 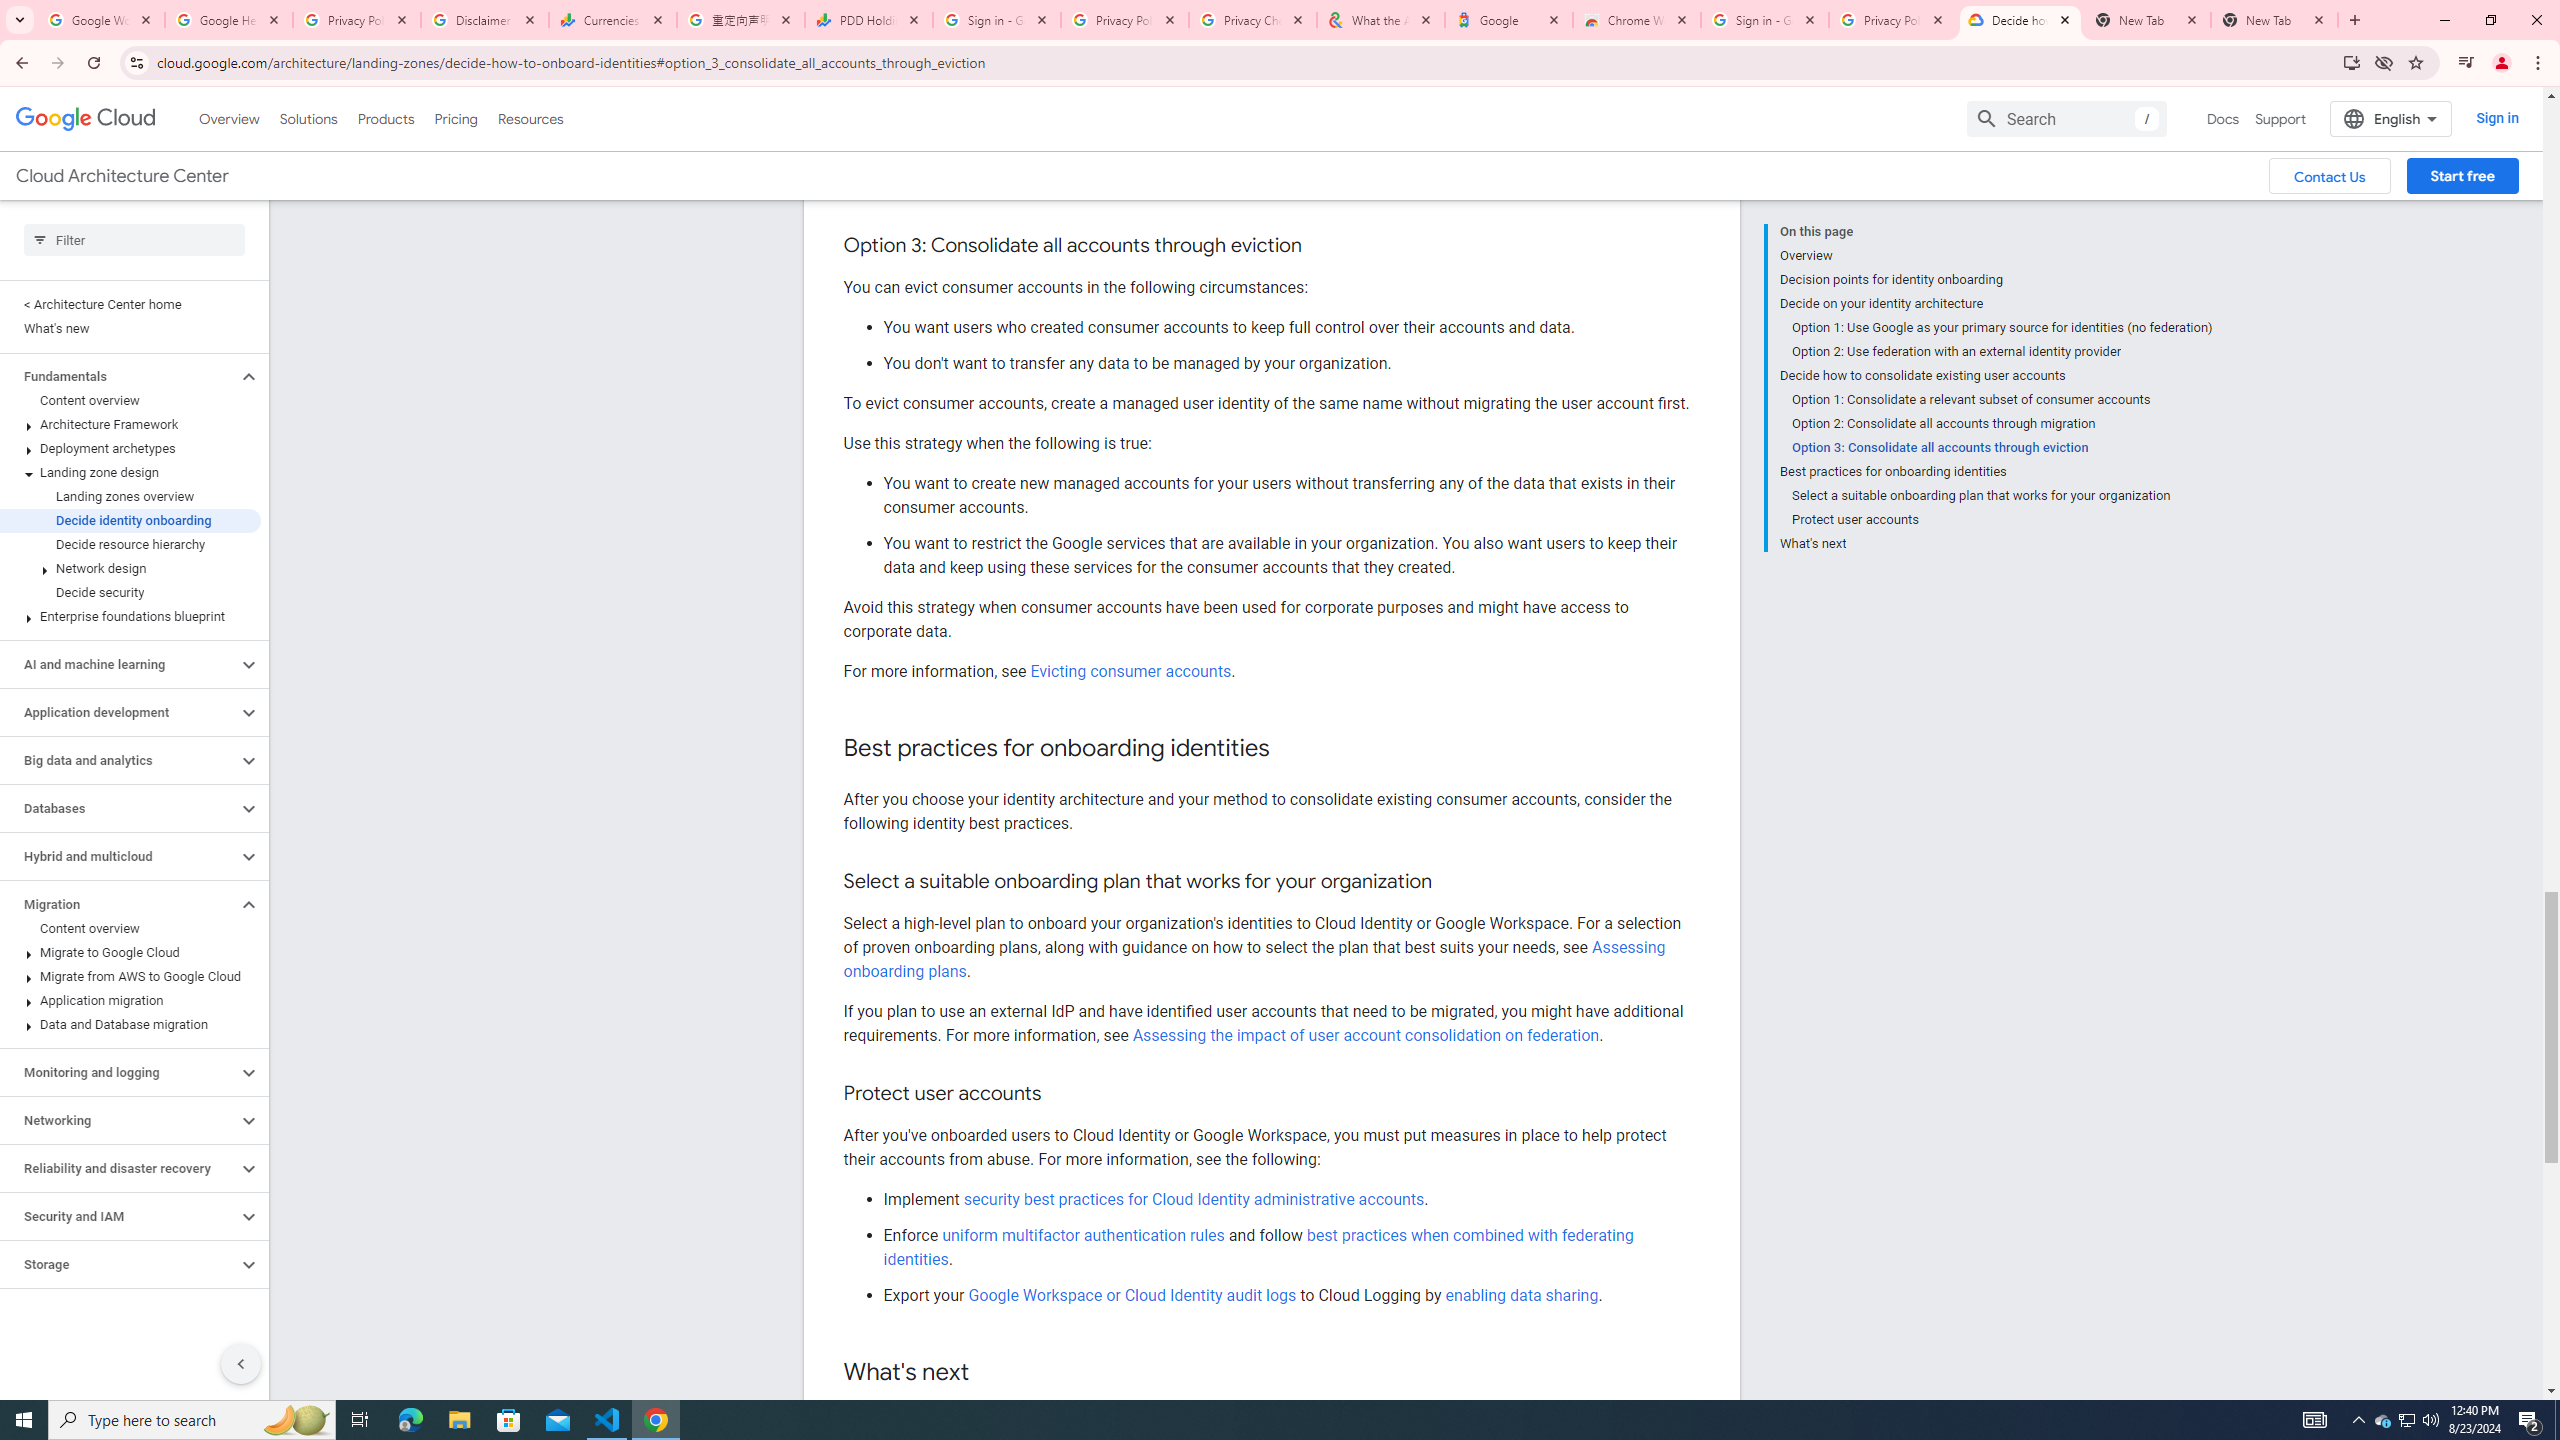 I want to click on 'Decide identity onboarding', so click(x=130, y=520).